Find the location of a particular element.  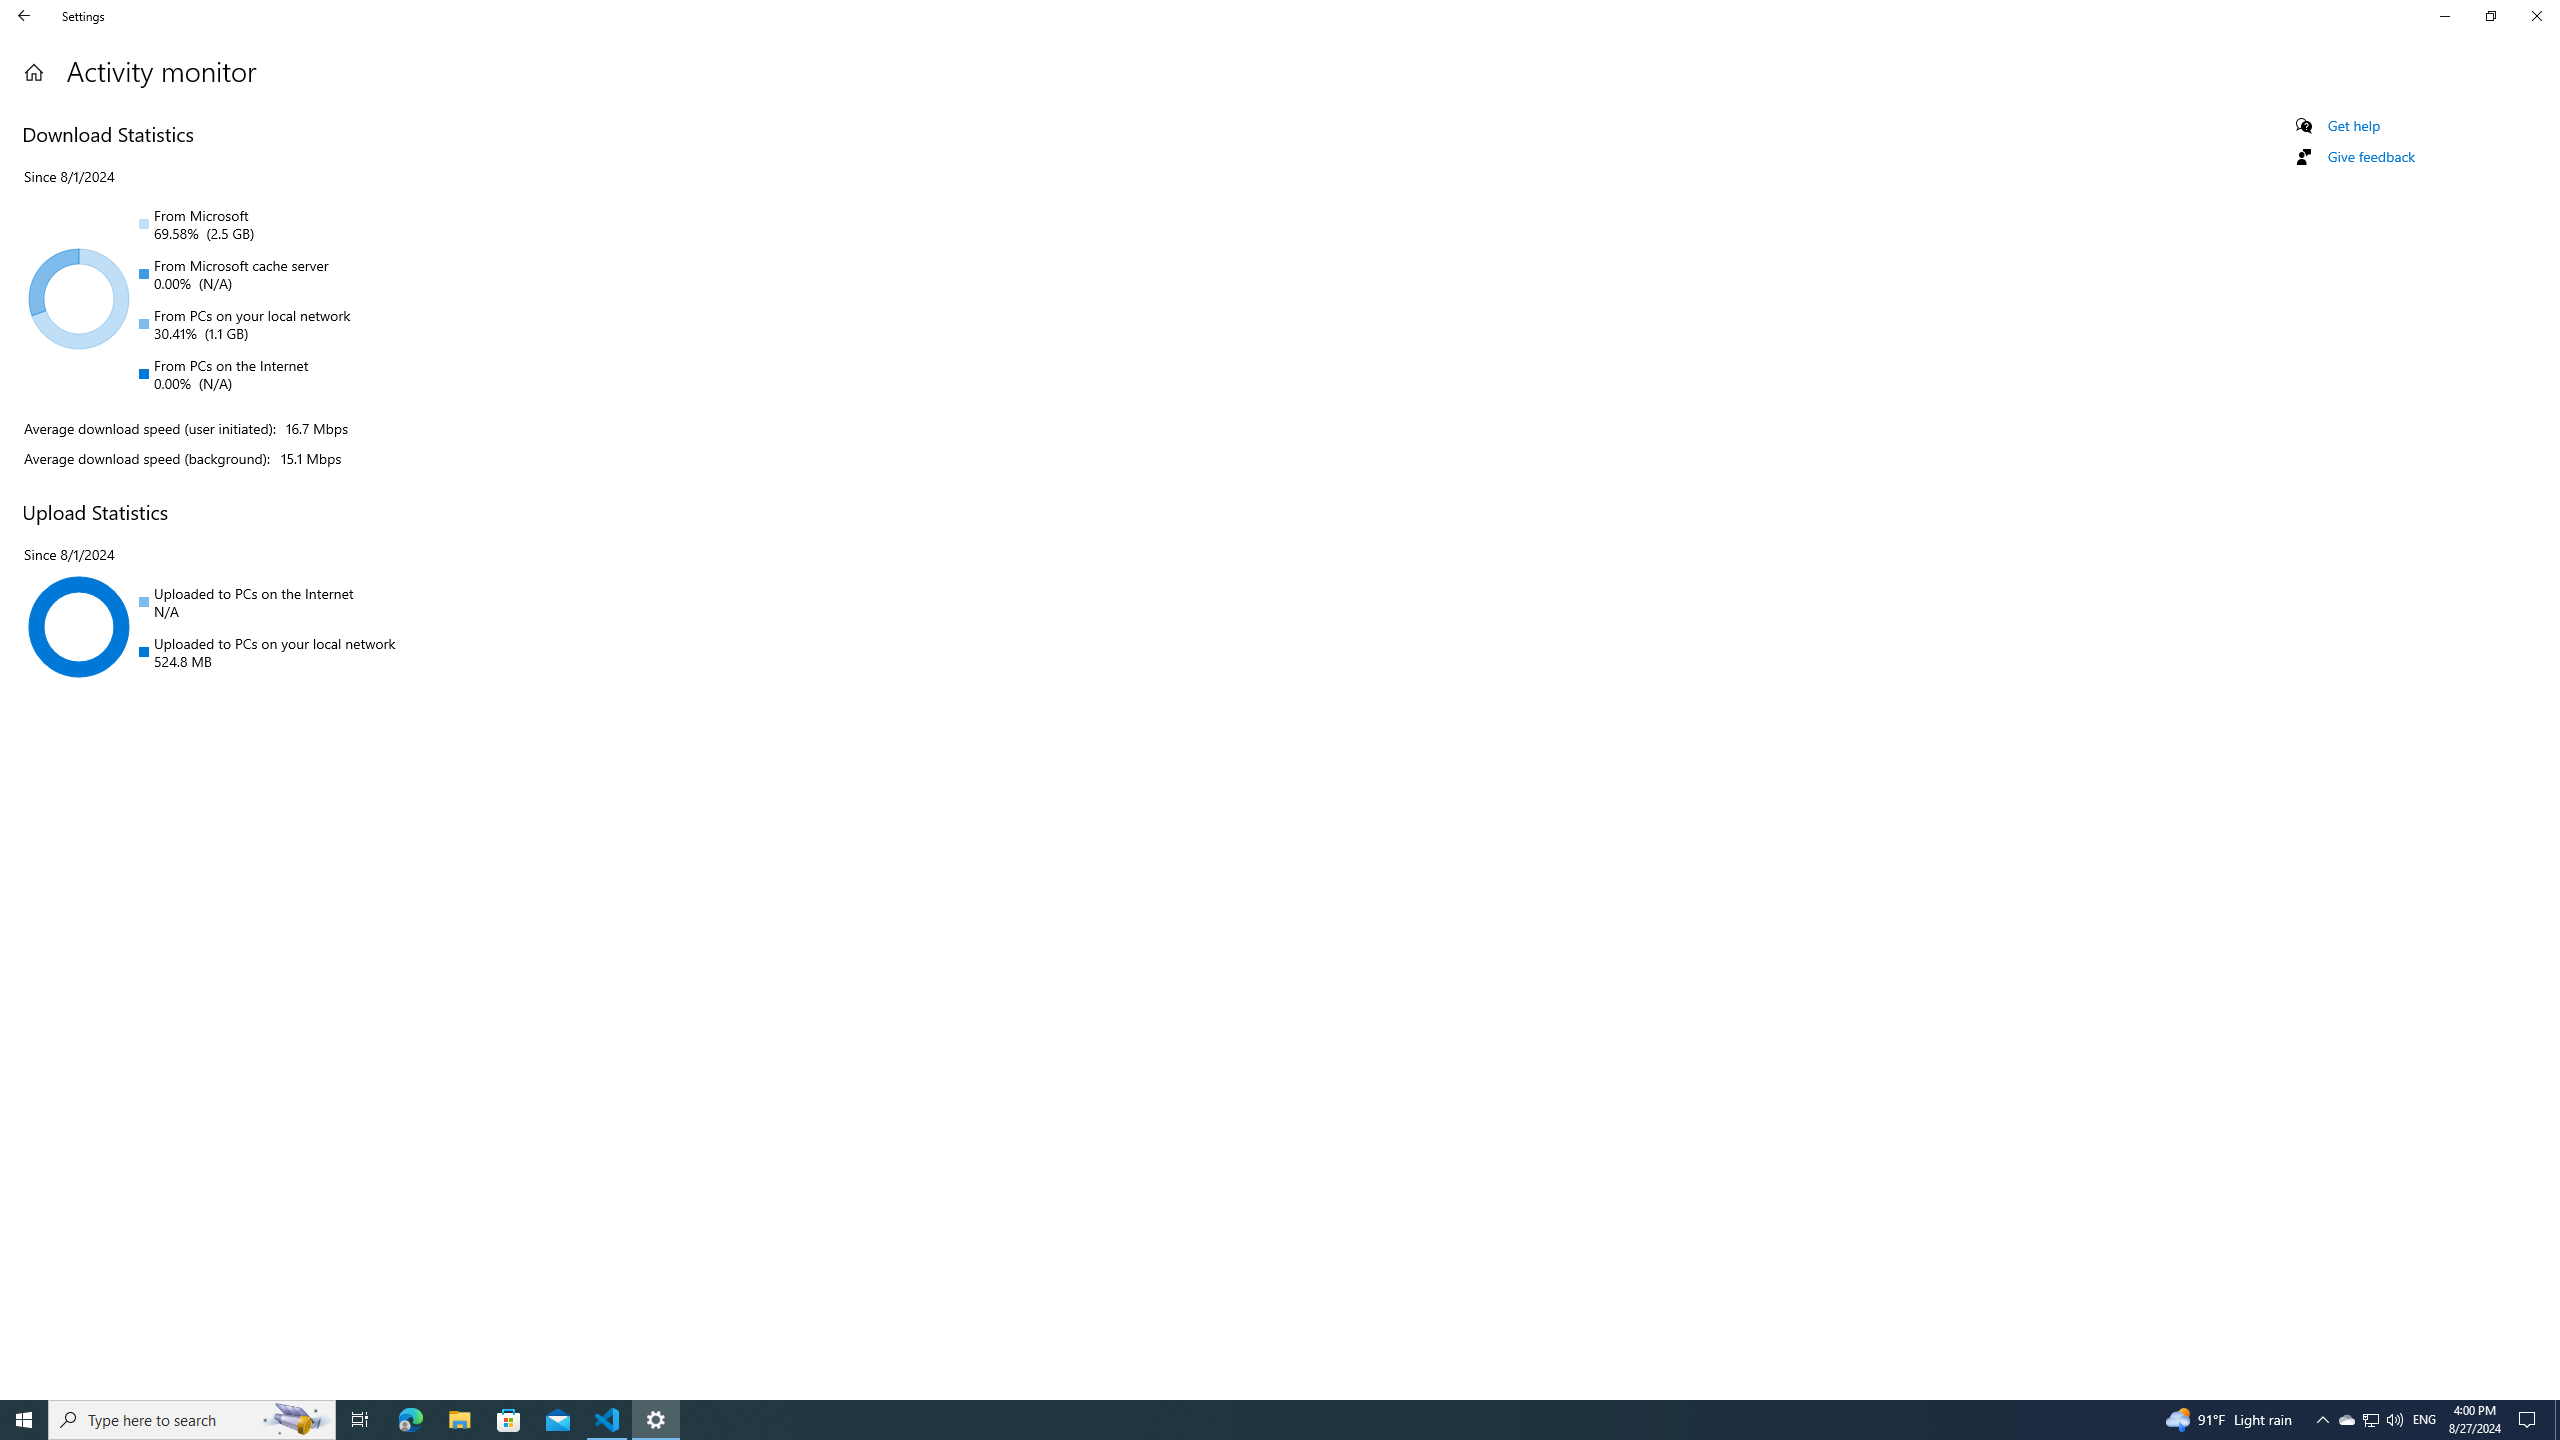

'Get help' is located at coordinates (2352, 125).